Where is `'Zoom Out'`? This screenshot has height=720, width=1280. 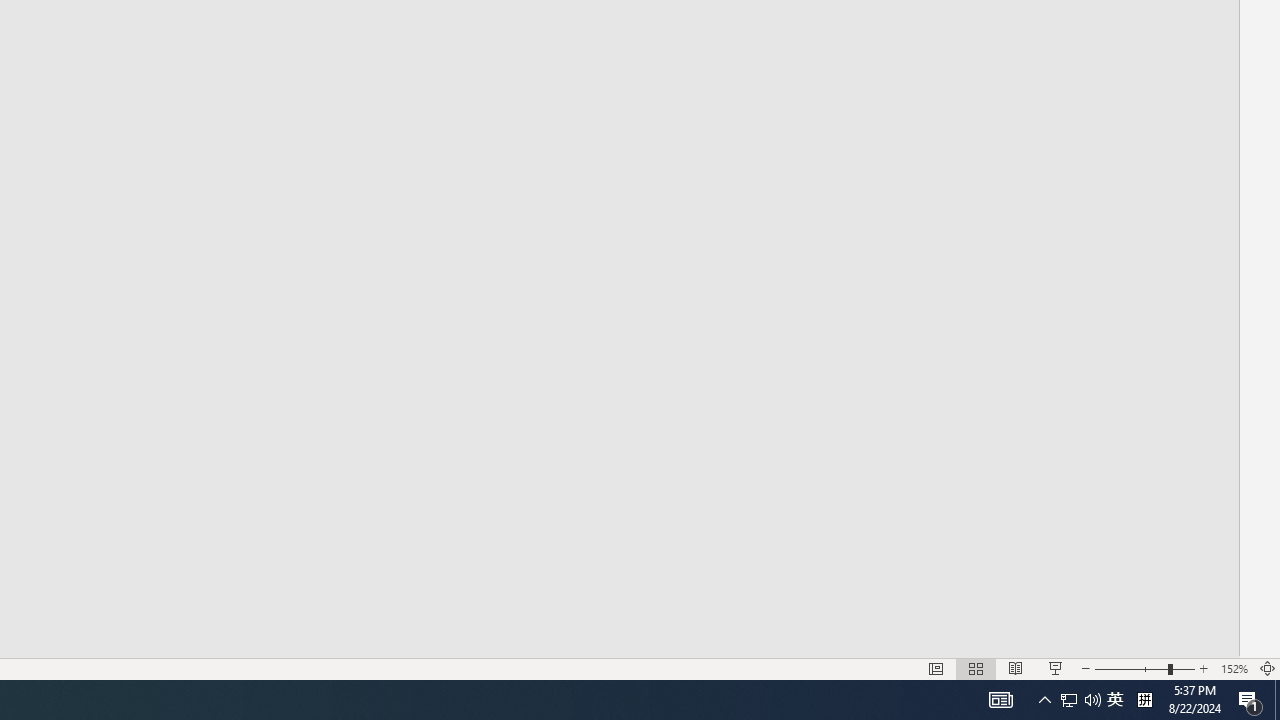 'Zoom Out' is located at coordinates (1130, 669).